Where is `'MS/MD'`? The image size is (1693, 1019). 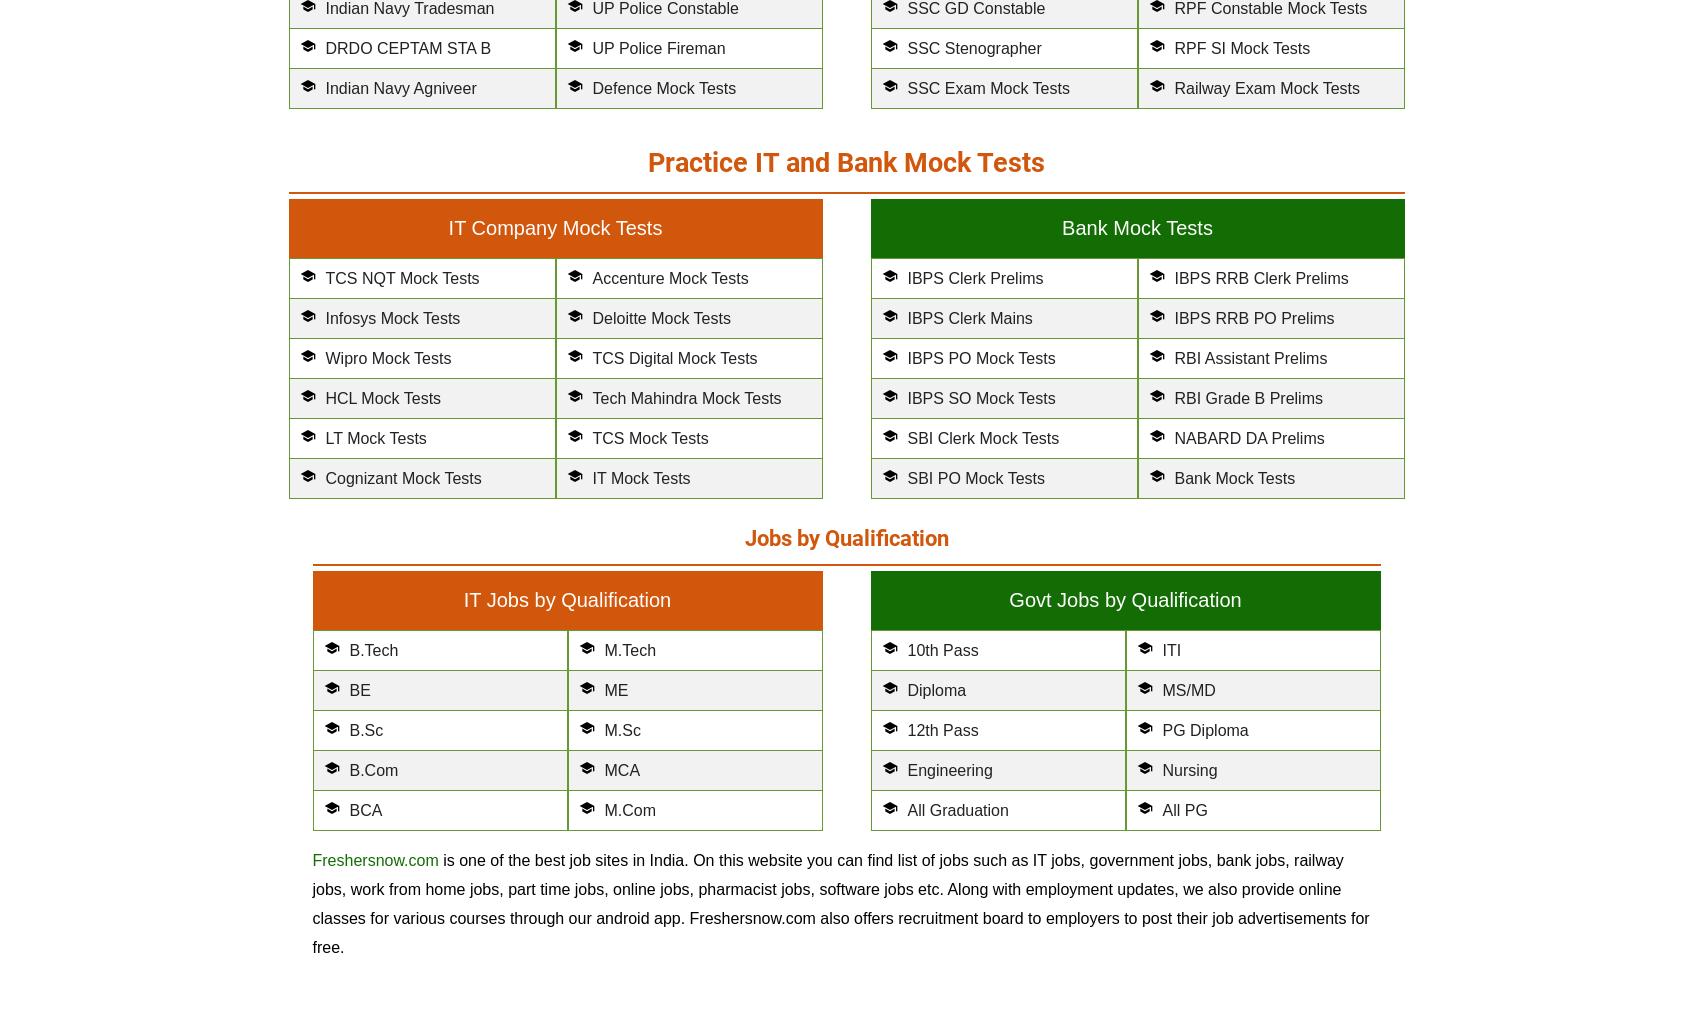 'MS/MD' is located at coordinates (1187, 689).